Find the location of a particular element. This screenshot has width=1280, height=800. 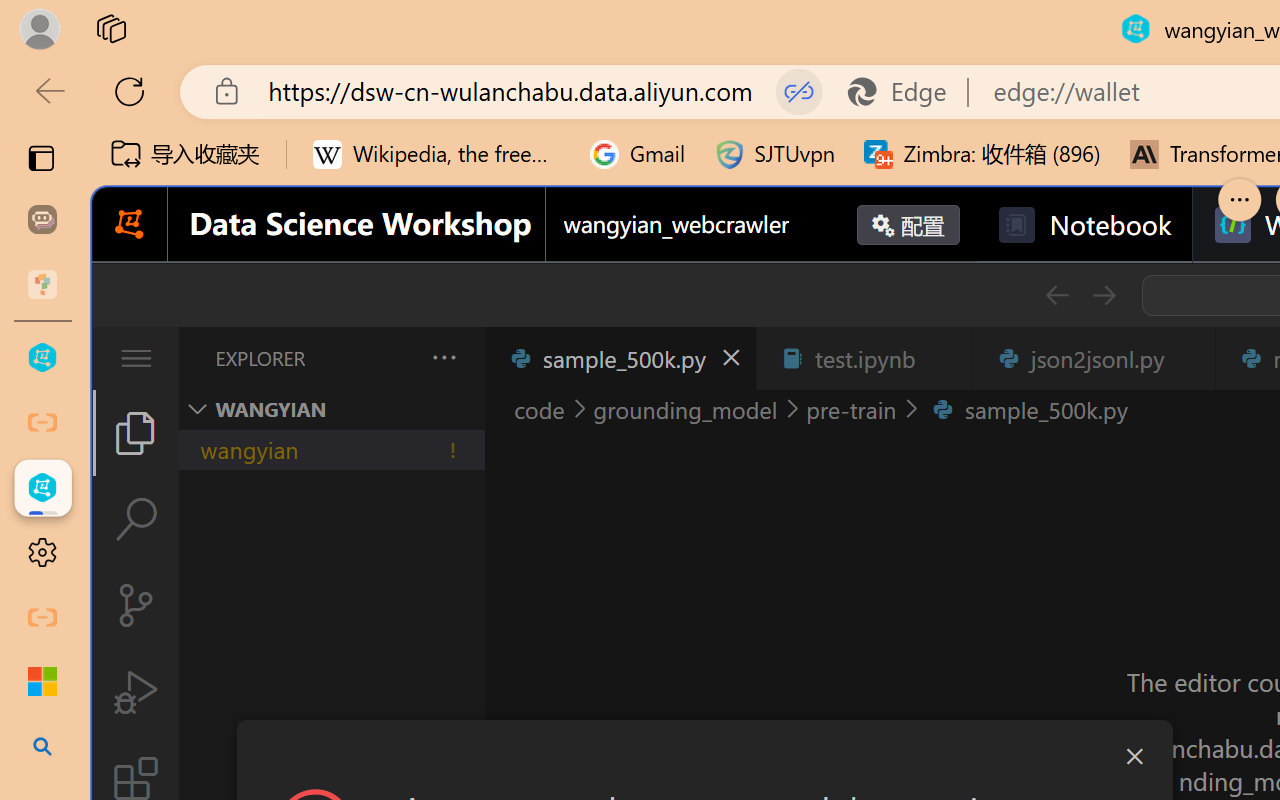

'Source Control (Ctrl+Shift+G)' is located at coordinates (134, 605).